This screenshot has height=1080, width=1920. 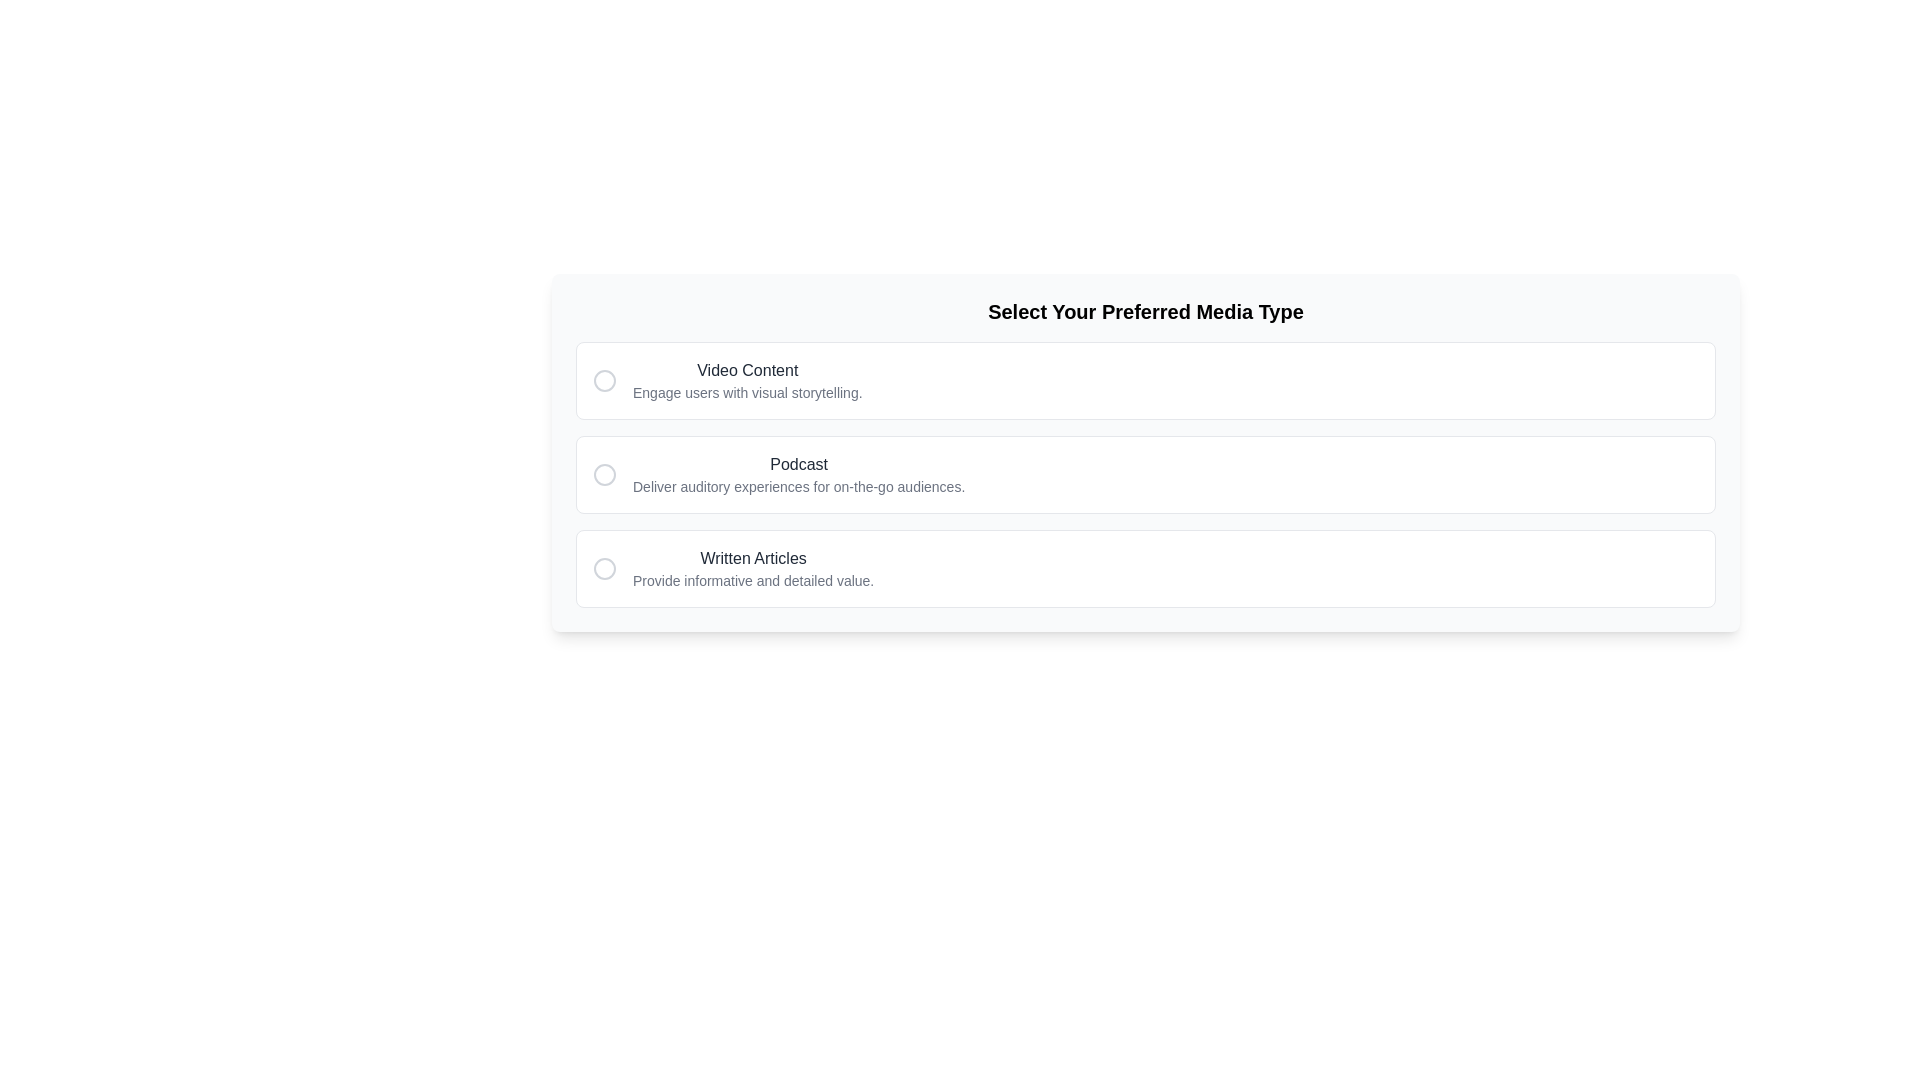 What do you see at coordinates (603, 381) in the screenshot?
I see `the Circular UI indicator that represents the selection status of the 'Video Content' option in the media preferences list` at bounding box center [603, 381].